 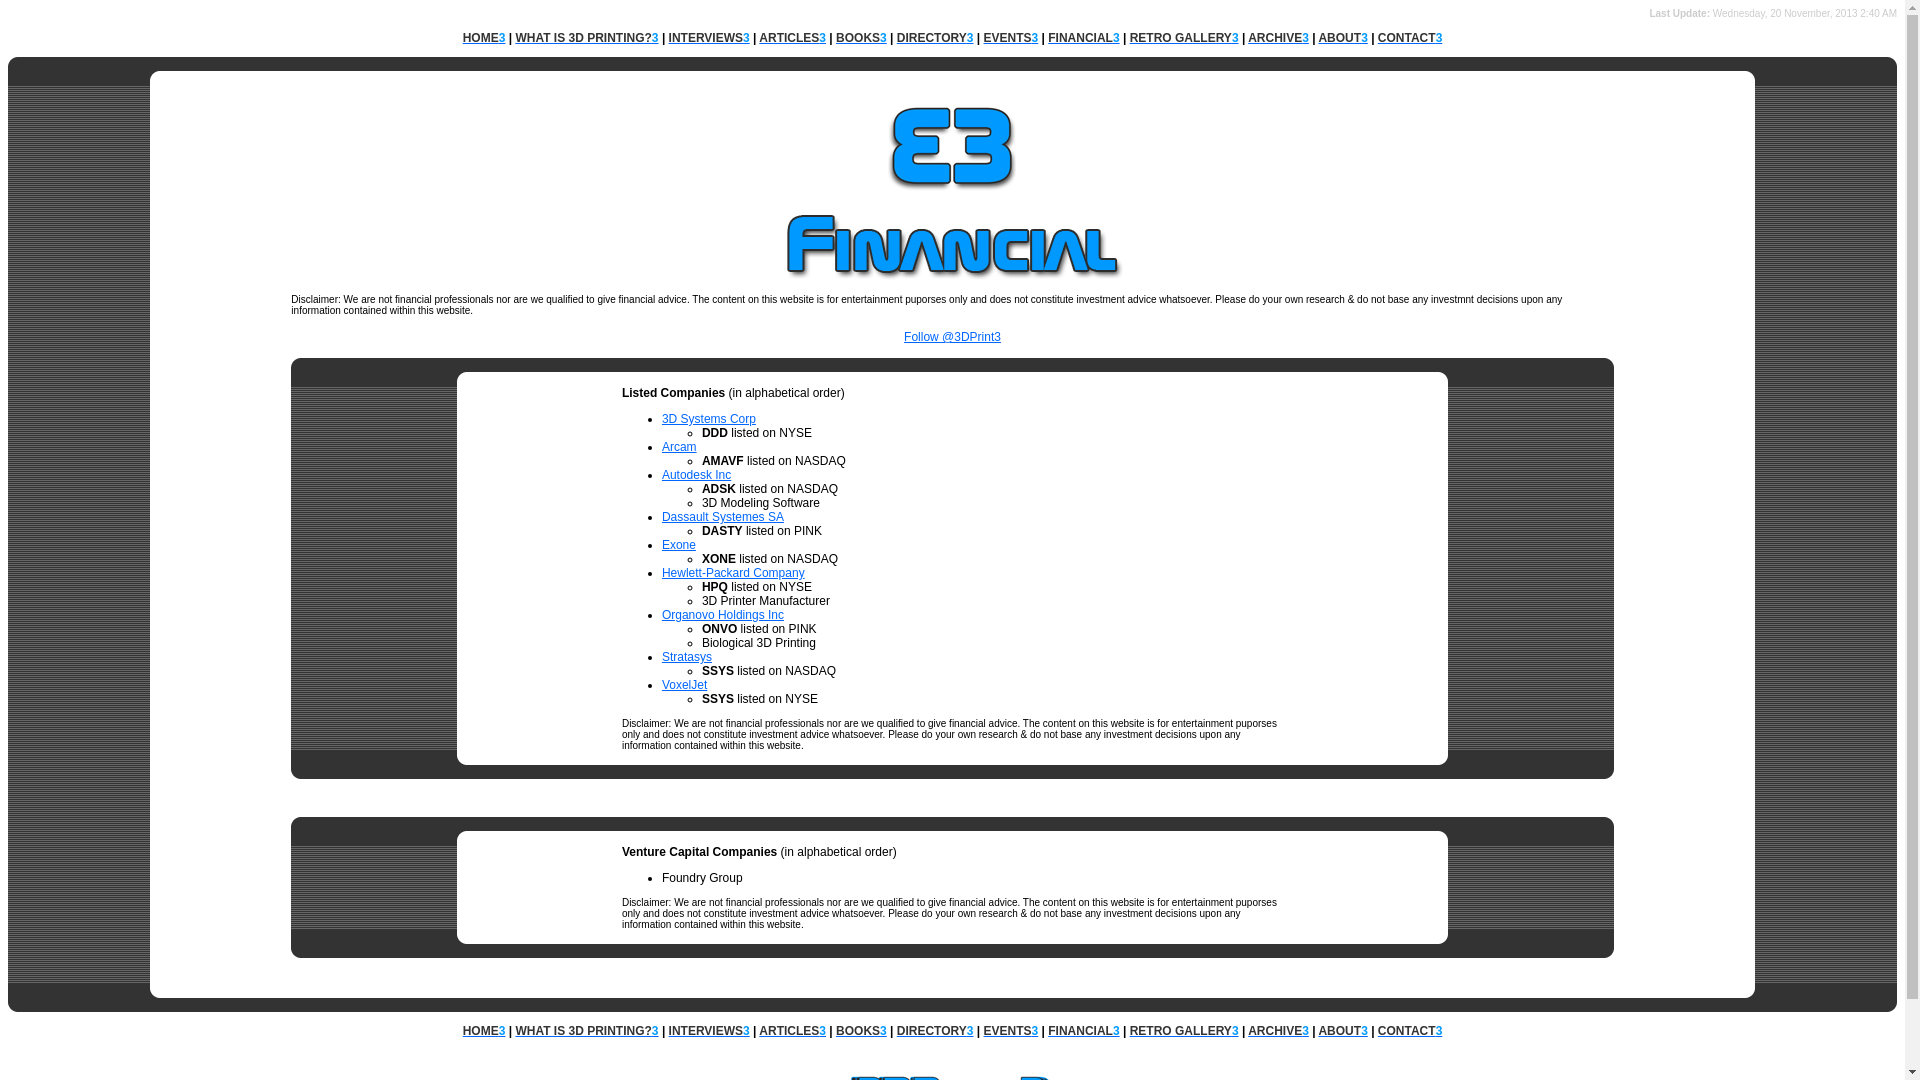 I want to click on 'Follow @3DPrint3', so click(x=951, y=342).